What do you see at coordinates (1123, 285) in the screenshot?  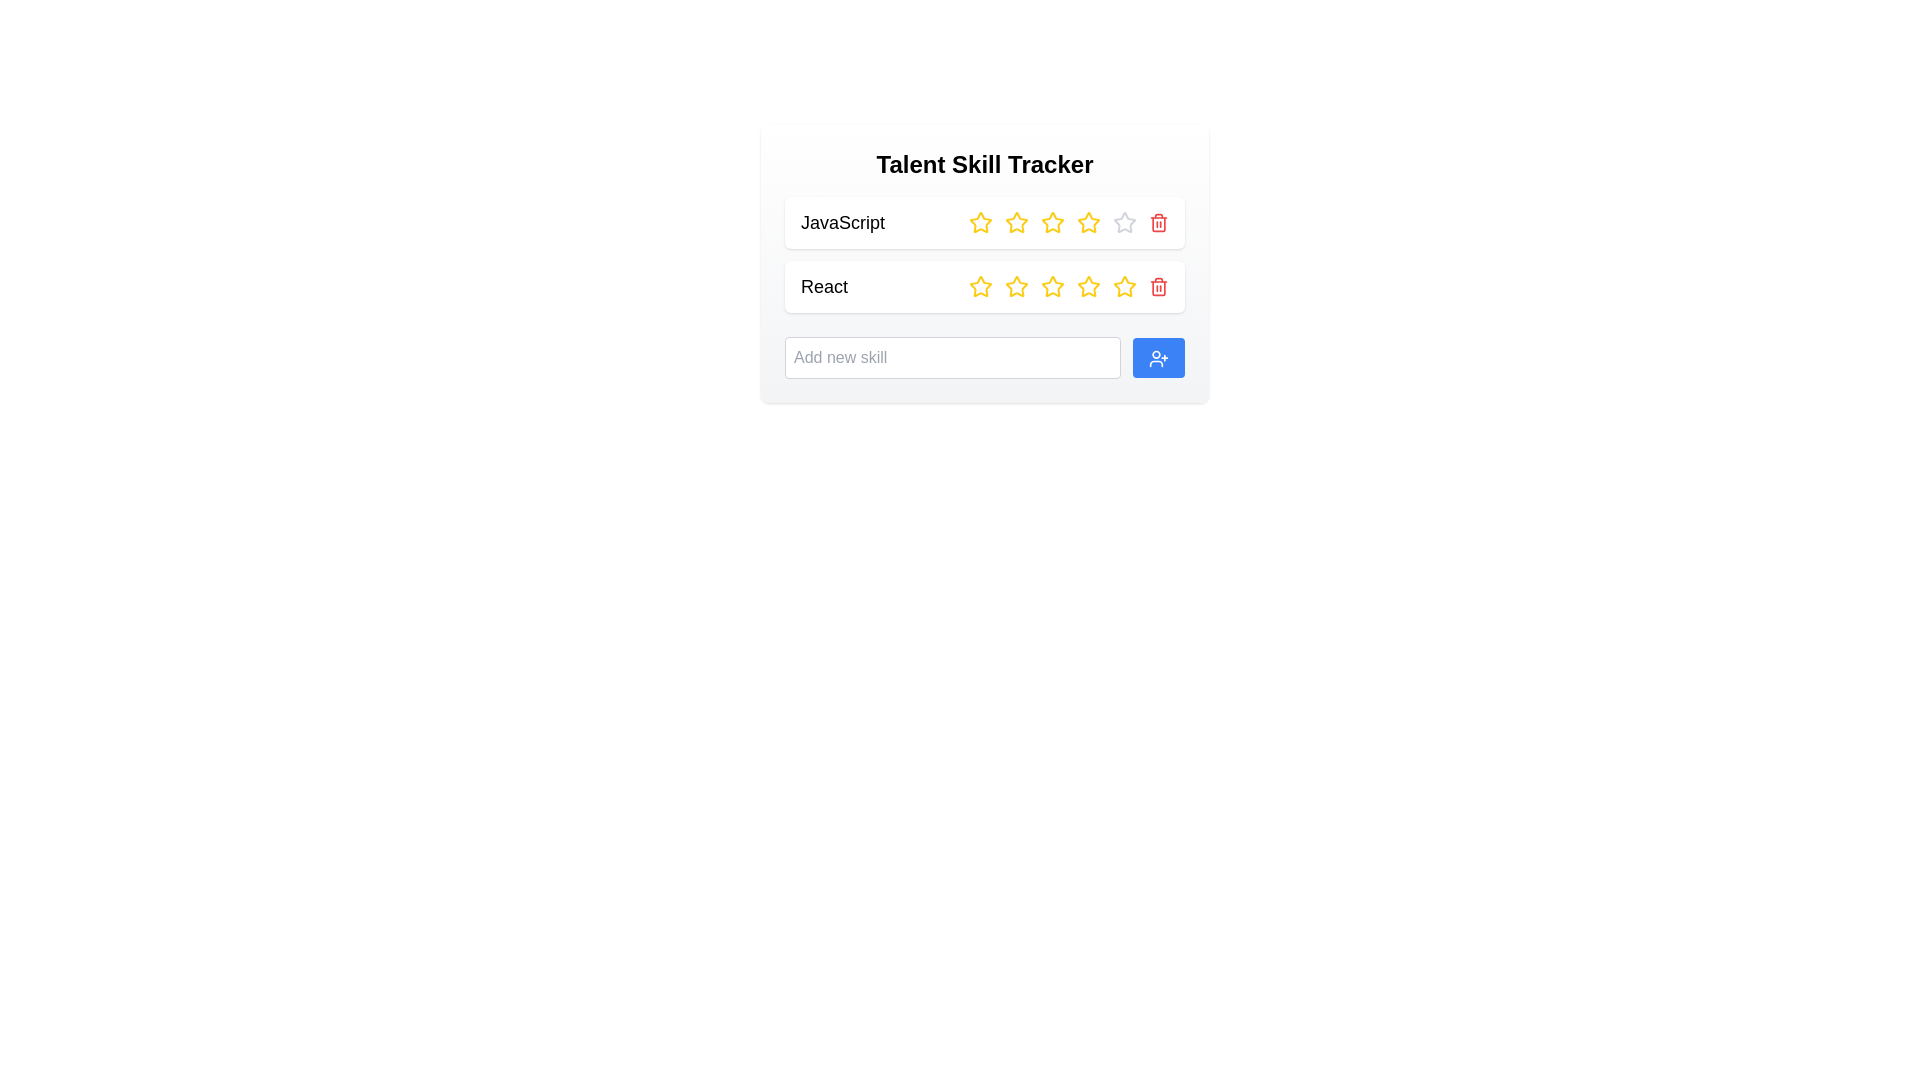 I see `the fourth Rating star icon in the 'React' skill row of the 'Talent Skill Tracker' interface to set or adjust a rating` at bounding box center [1123, 285].